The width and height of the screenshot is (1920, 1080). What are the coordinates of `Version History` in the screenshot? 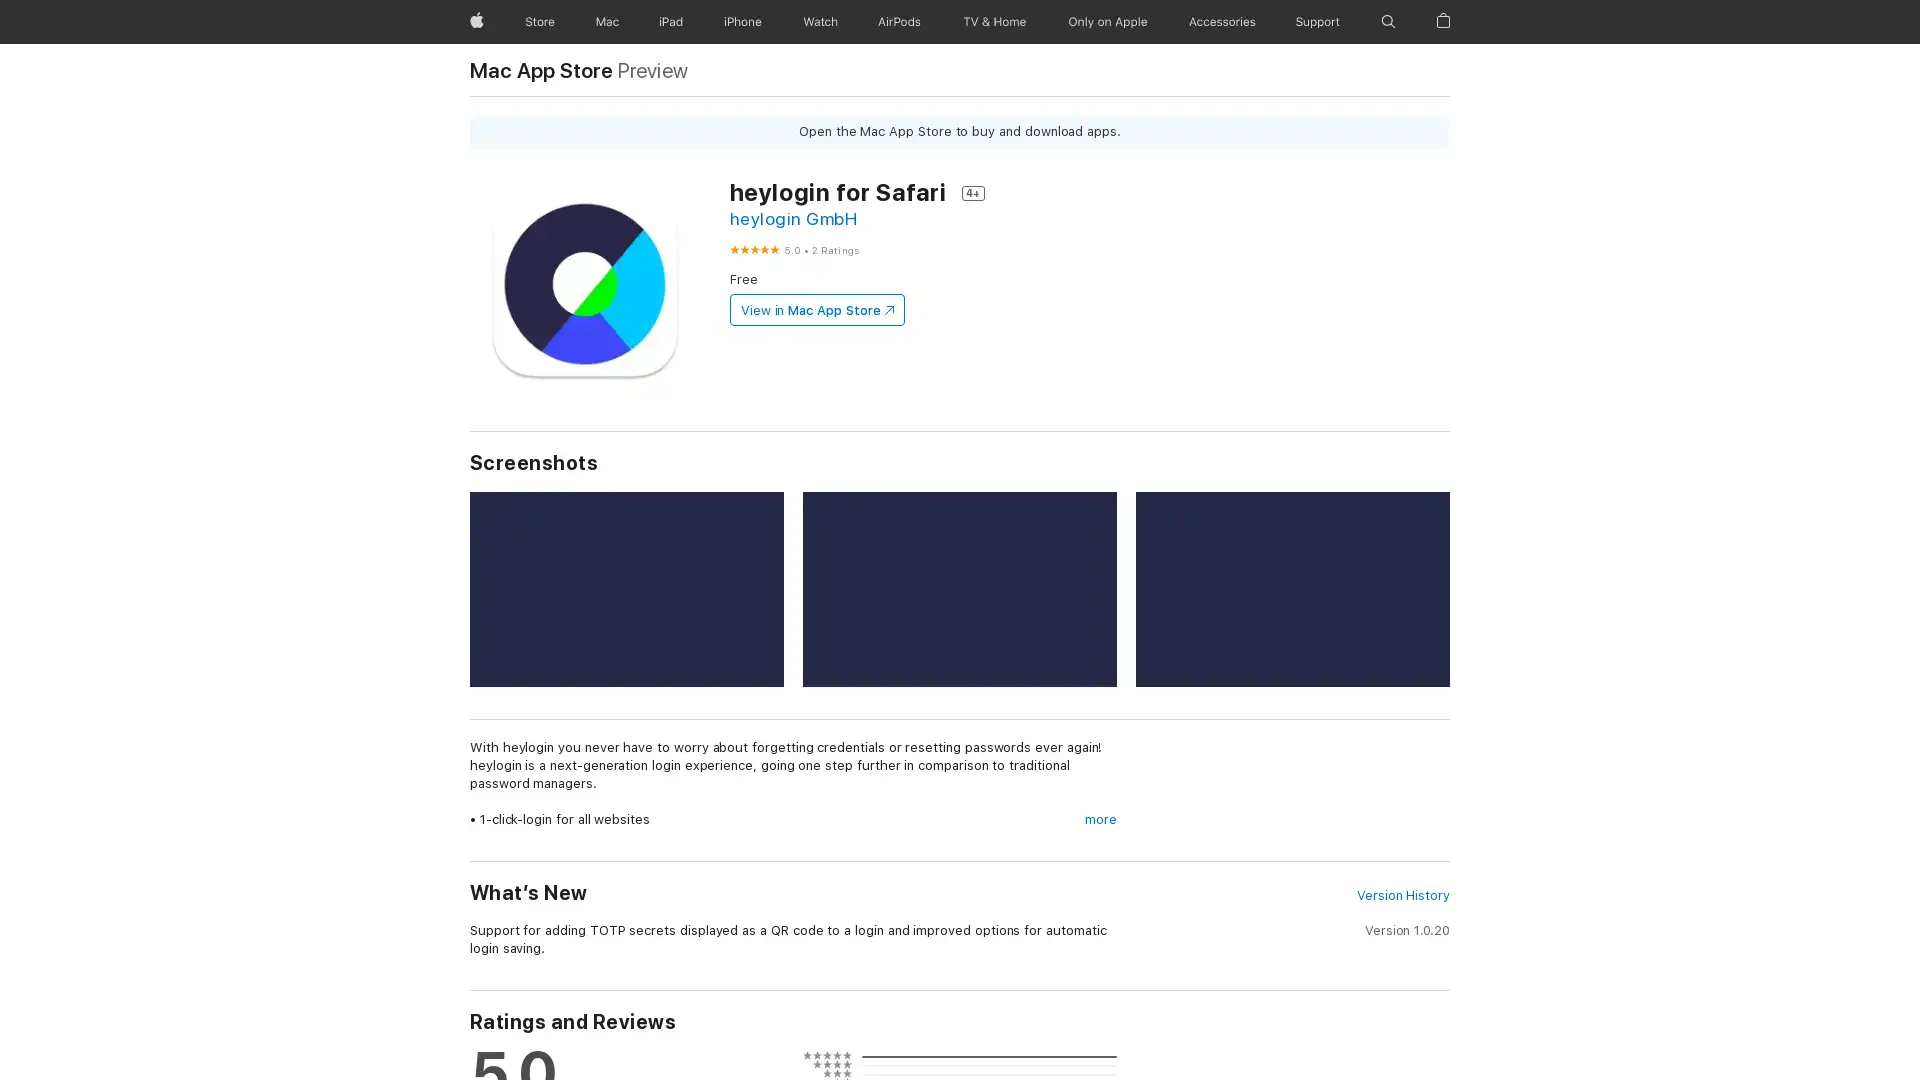 It's located at (1401, 894).